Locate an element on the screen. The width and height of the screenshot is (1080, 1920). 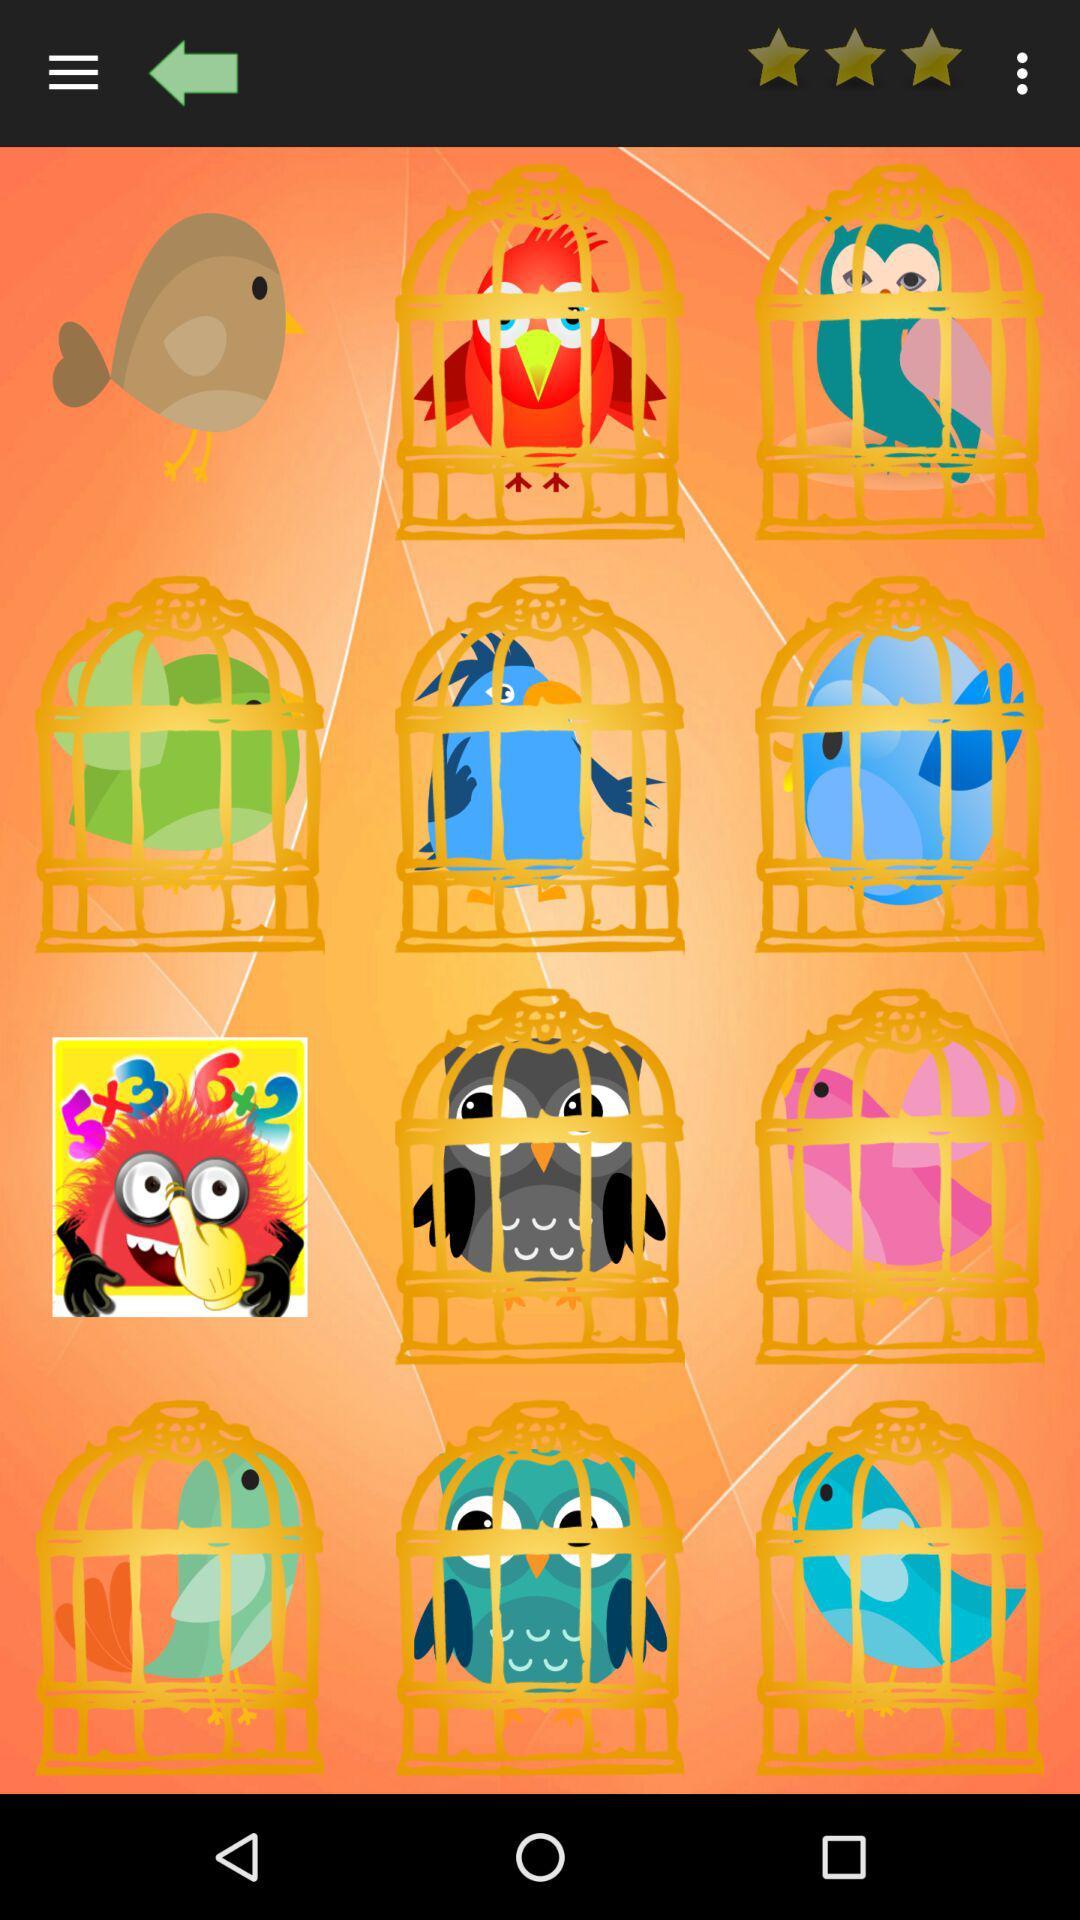
choose activity is located at coordinates (180, 1177).